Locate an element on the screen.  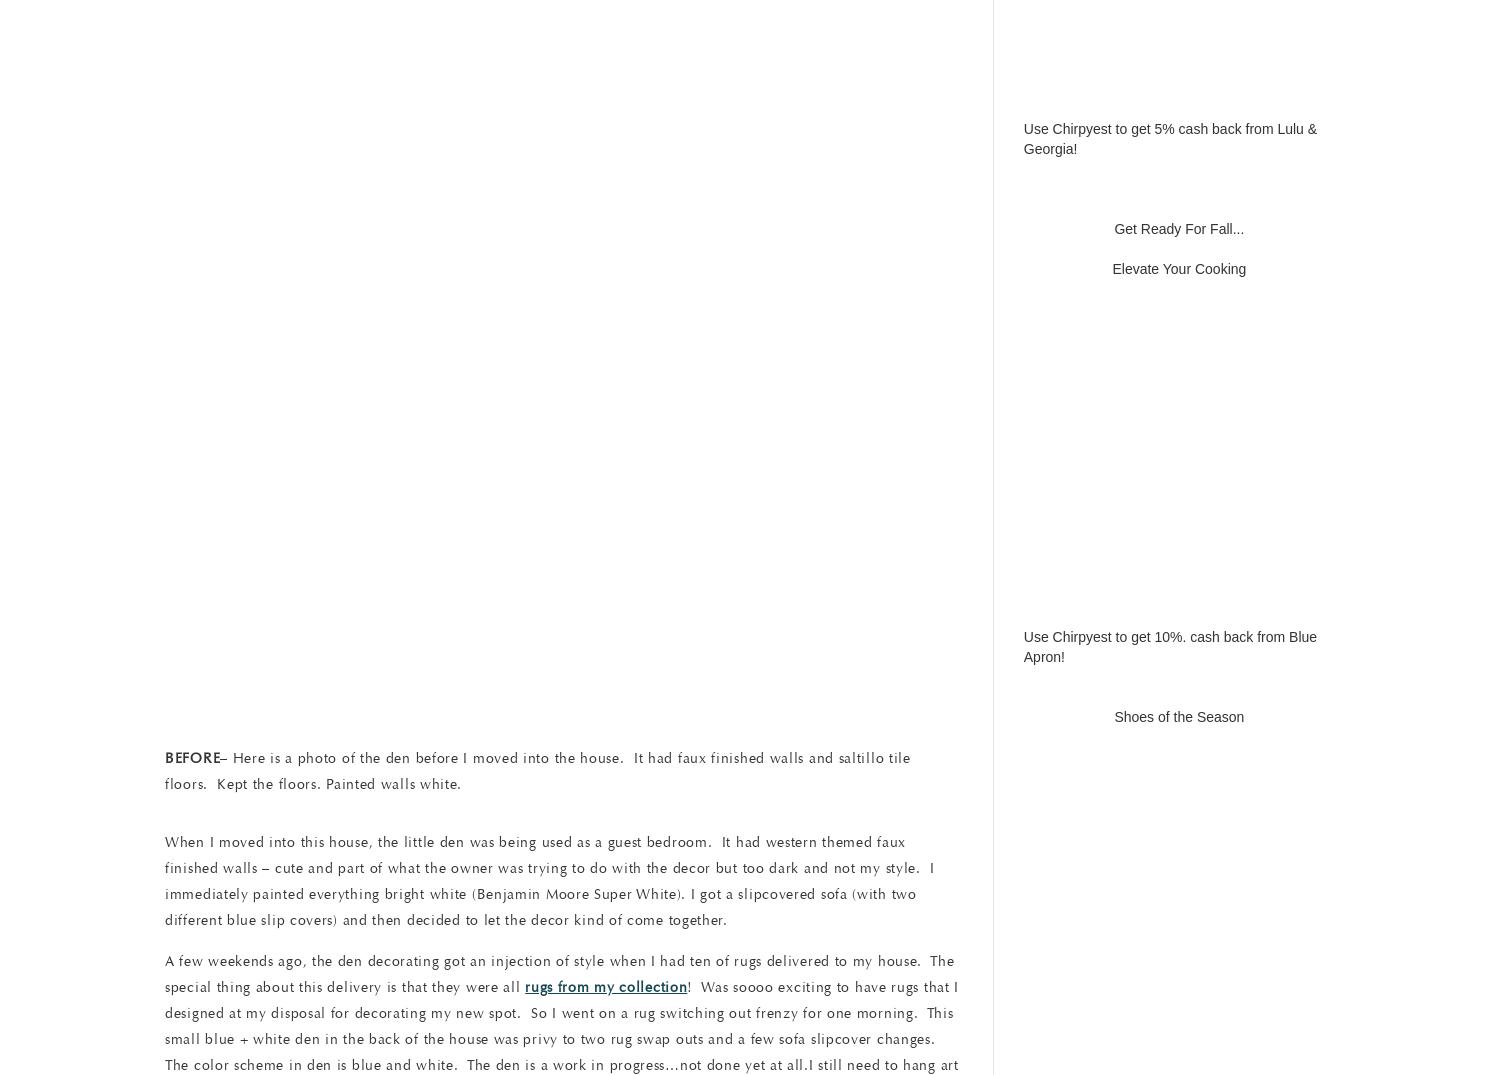
'Use Chirpyest to get 5% cash back from Lulu & Georgia!' is located at coordinates (1170, 137).